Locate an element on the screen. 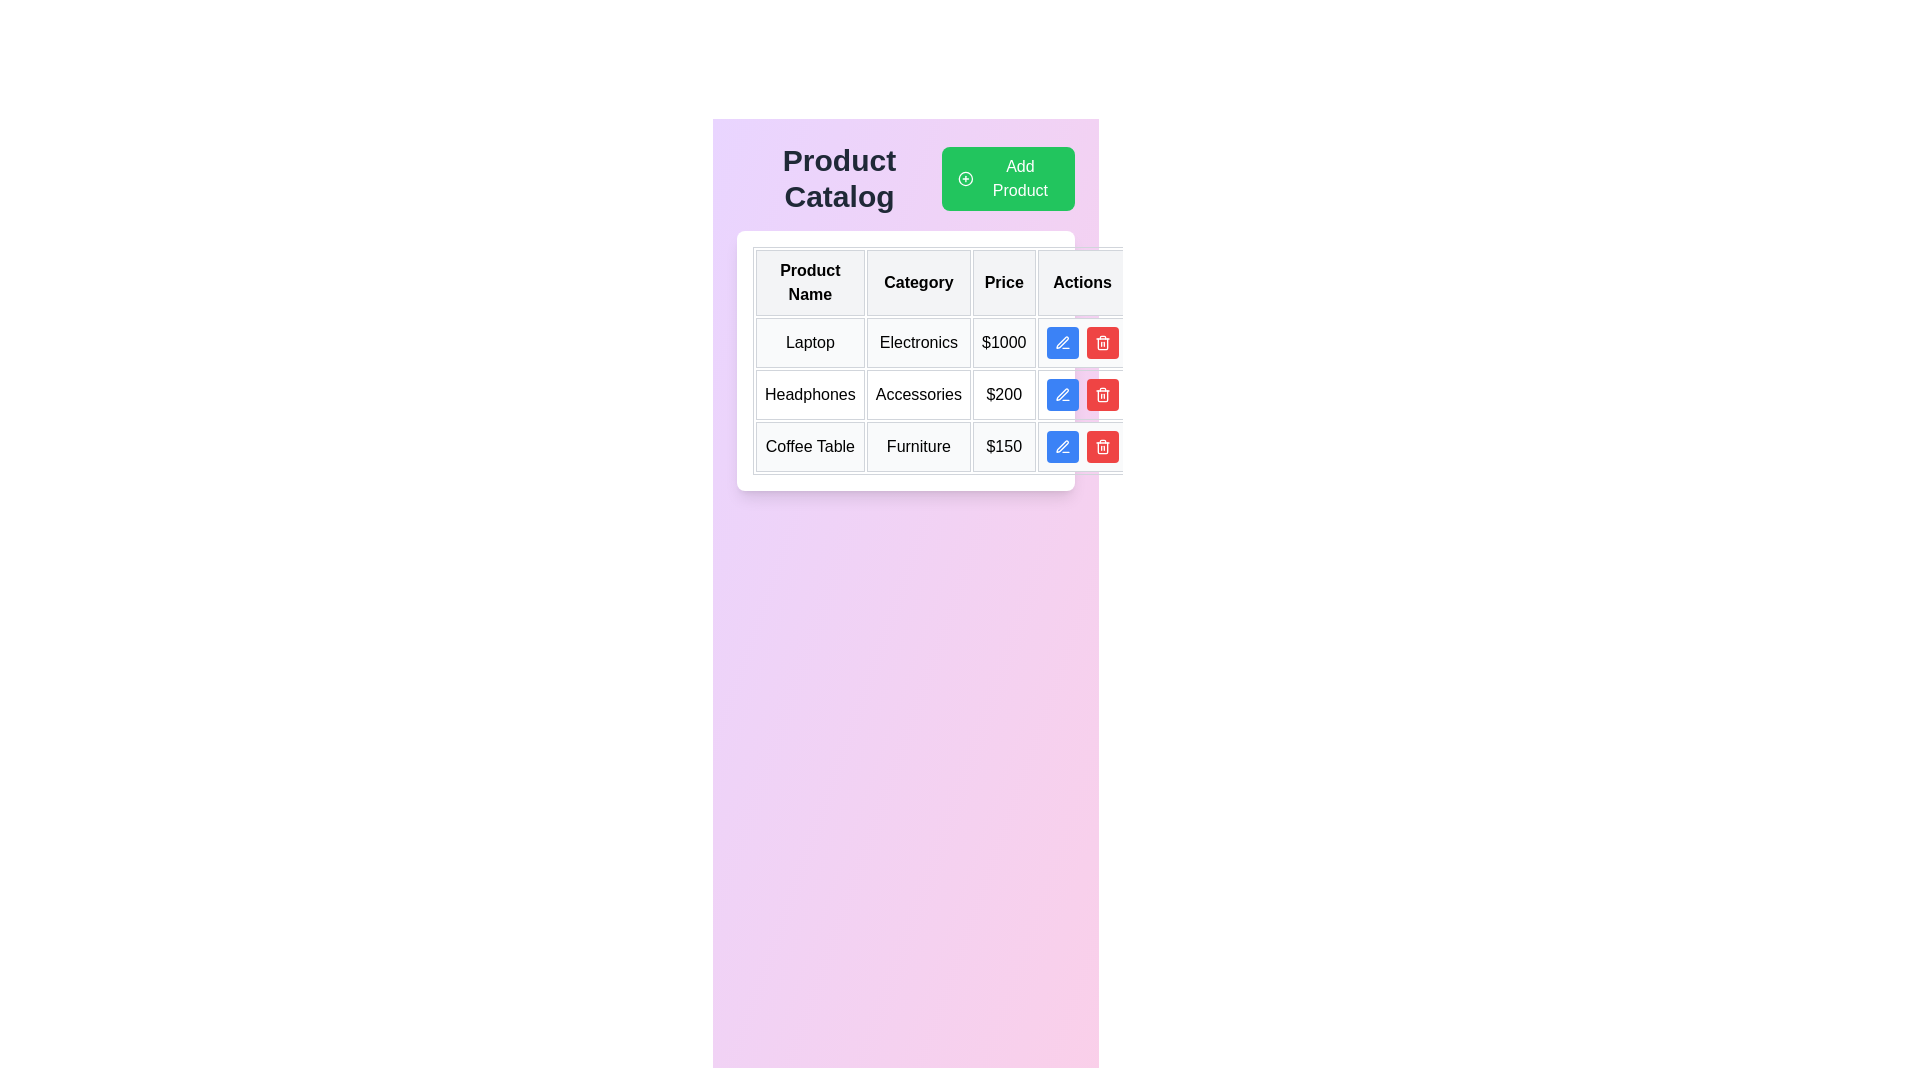 This screenshot has width=1920, height=1080. the pen icon in the 'Actions' column of the table, located next to the 'Coffee Table' entry is located at coordinates (1061, 394).